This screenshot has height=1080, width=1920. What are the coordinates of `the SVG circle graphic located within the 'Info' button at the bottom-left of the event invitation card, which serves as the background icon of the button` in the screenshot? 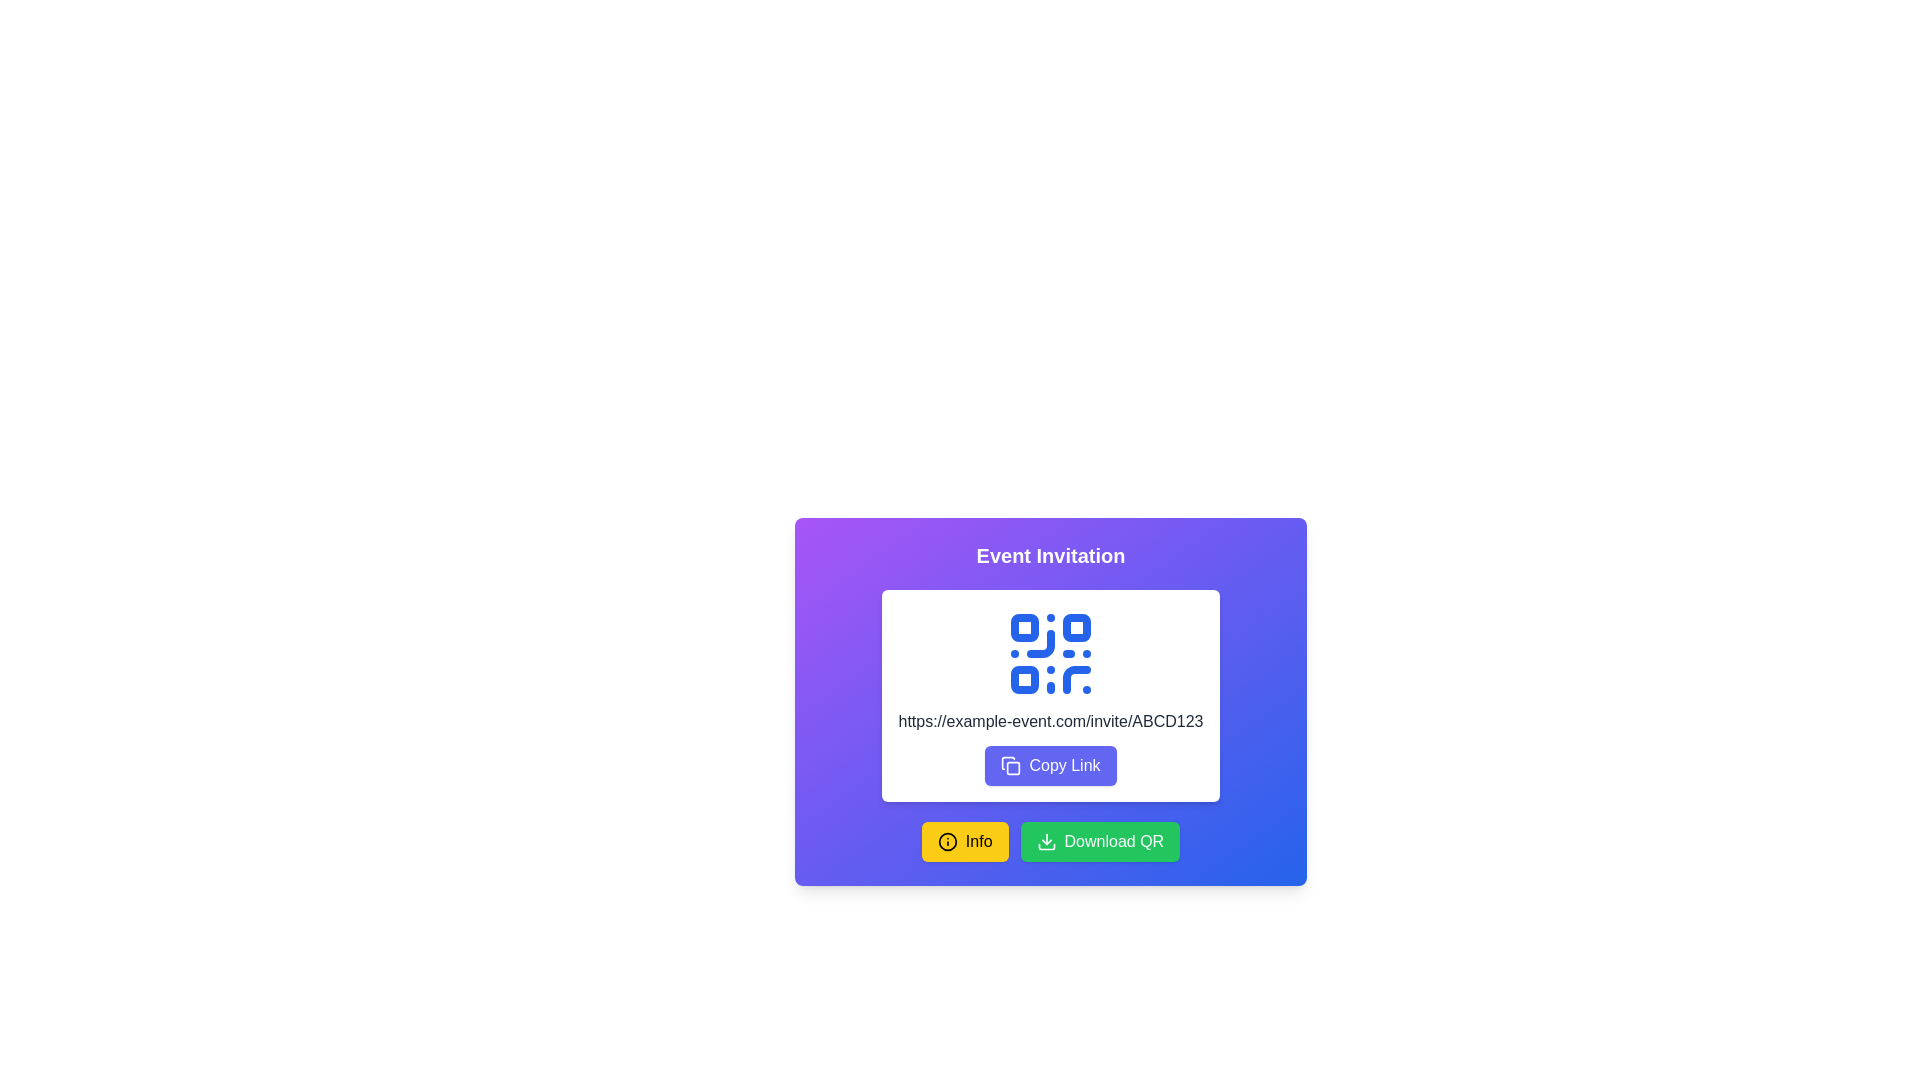 It's located at (946, 841).